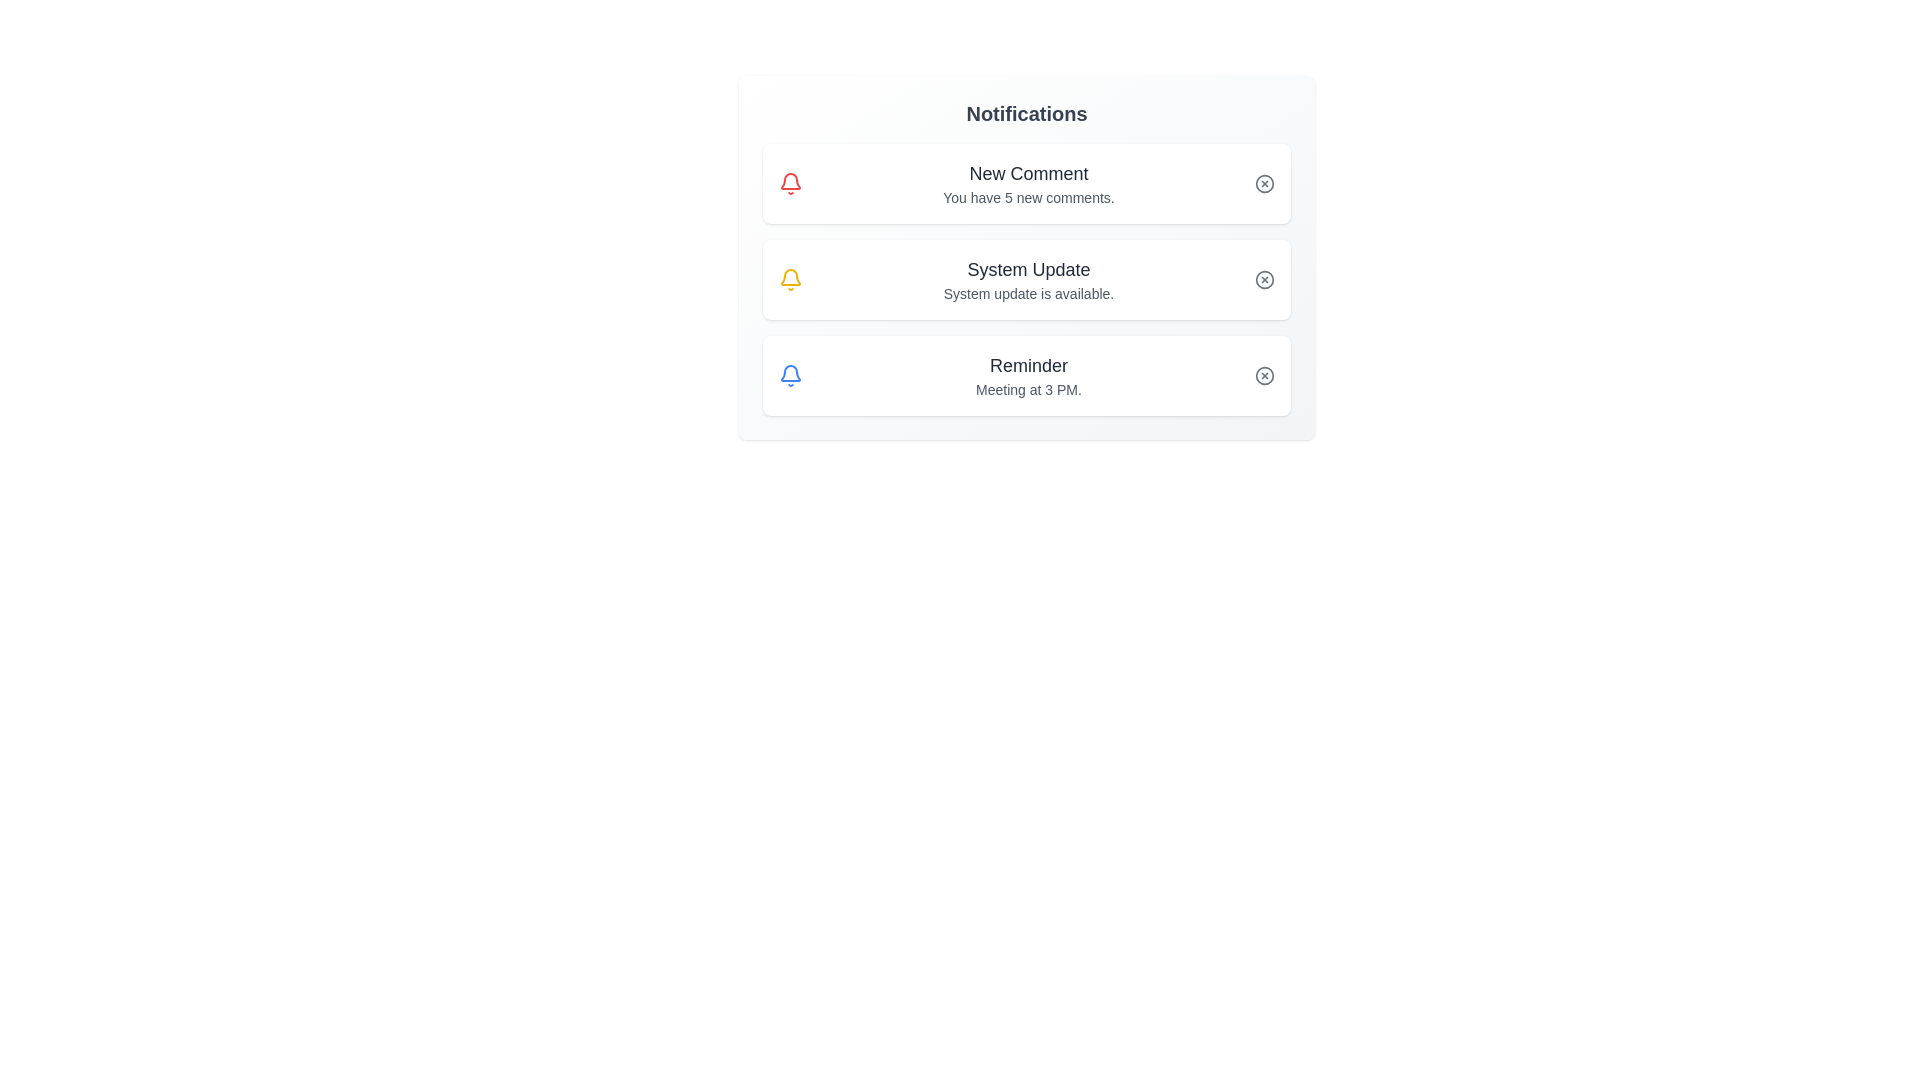 The height and width of the screenshot is (1080, 1920). What do you see at coordinates (1028, 172) in the screenshot?
I see `the notification title text label indicating a new comment, which is located in the notification section above the subtitle 'You have 5 new comments.'` at bounding box center [1028, 172].